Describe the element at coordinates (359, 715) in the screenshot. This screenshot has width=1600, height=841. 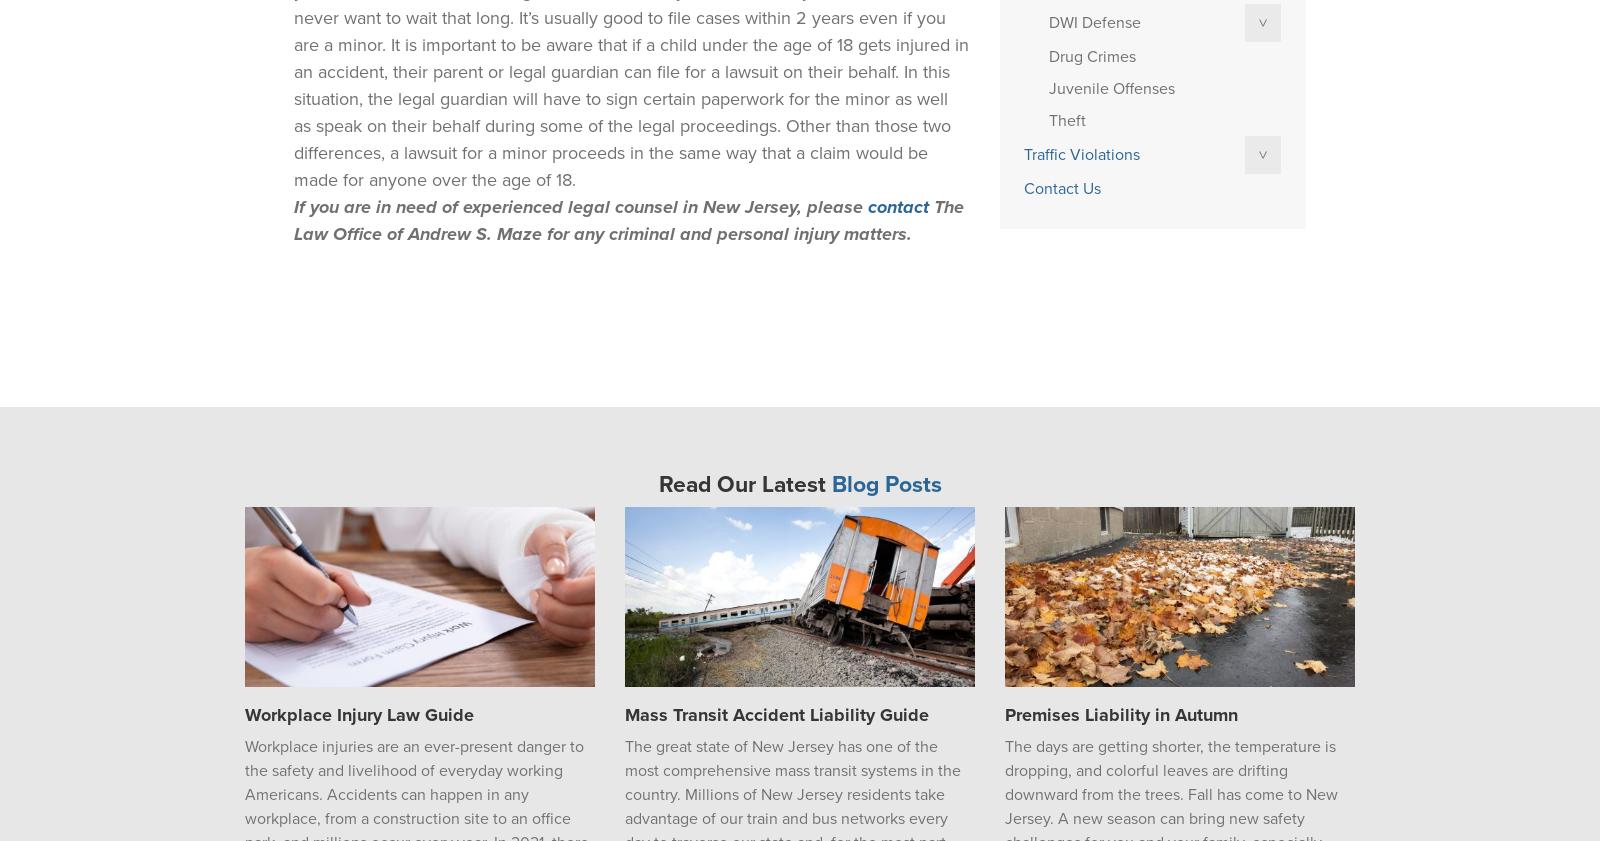
I see `'Workplace Injury Law Guide'` at that location.